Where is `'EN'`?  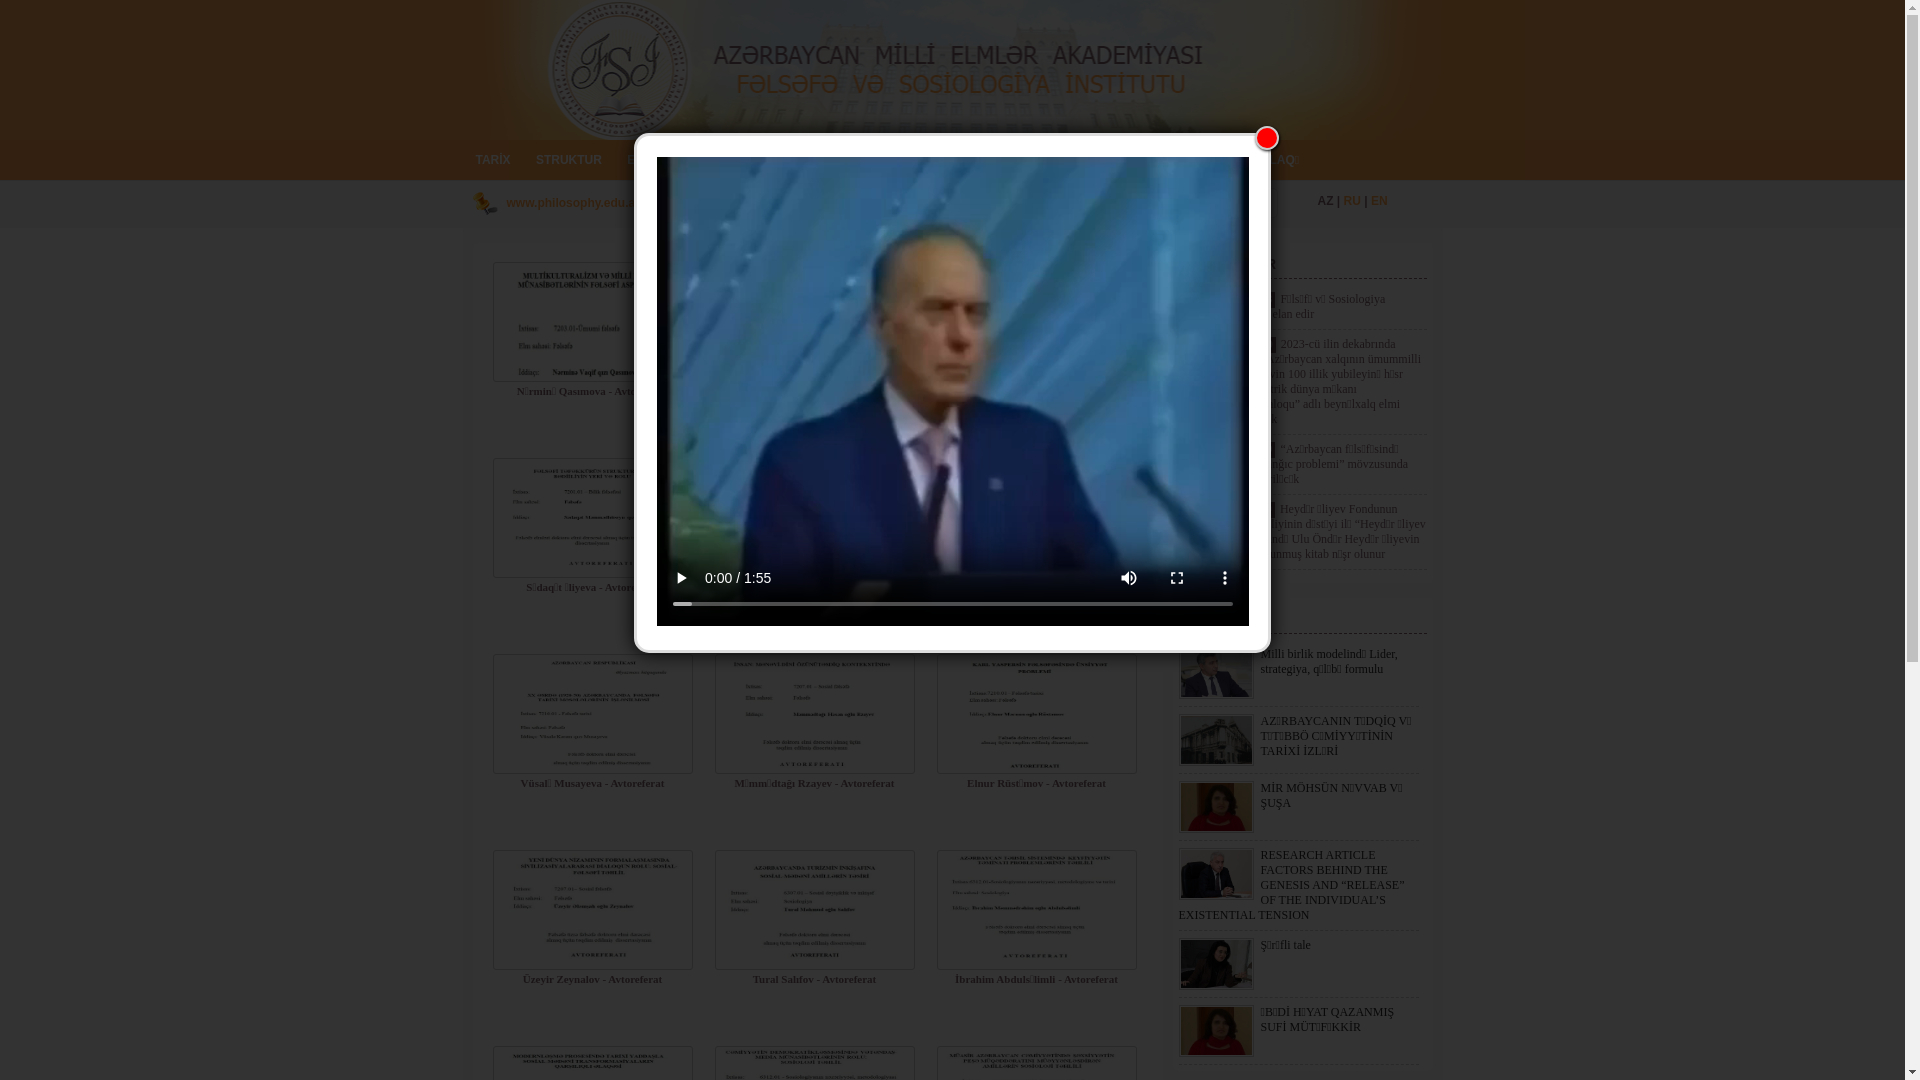 'EN' is located at coordinates (1378, 200).